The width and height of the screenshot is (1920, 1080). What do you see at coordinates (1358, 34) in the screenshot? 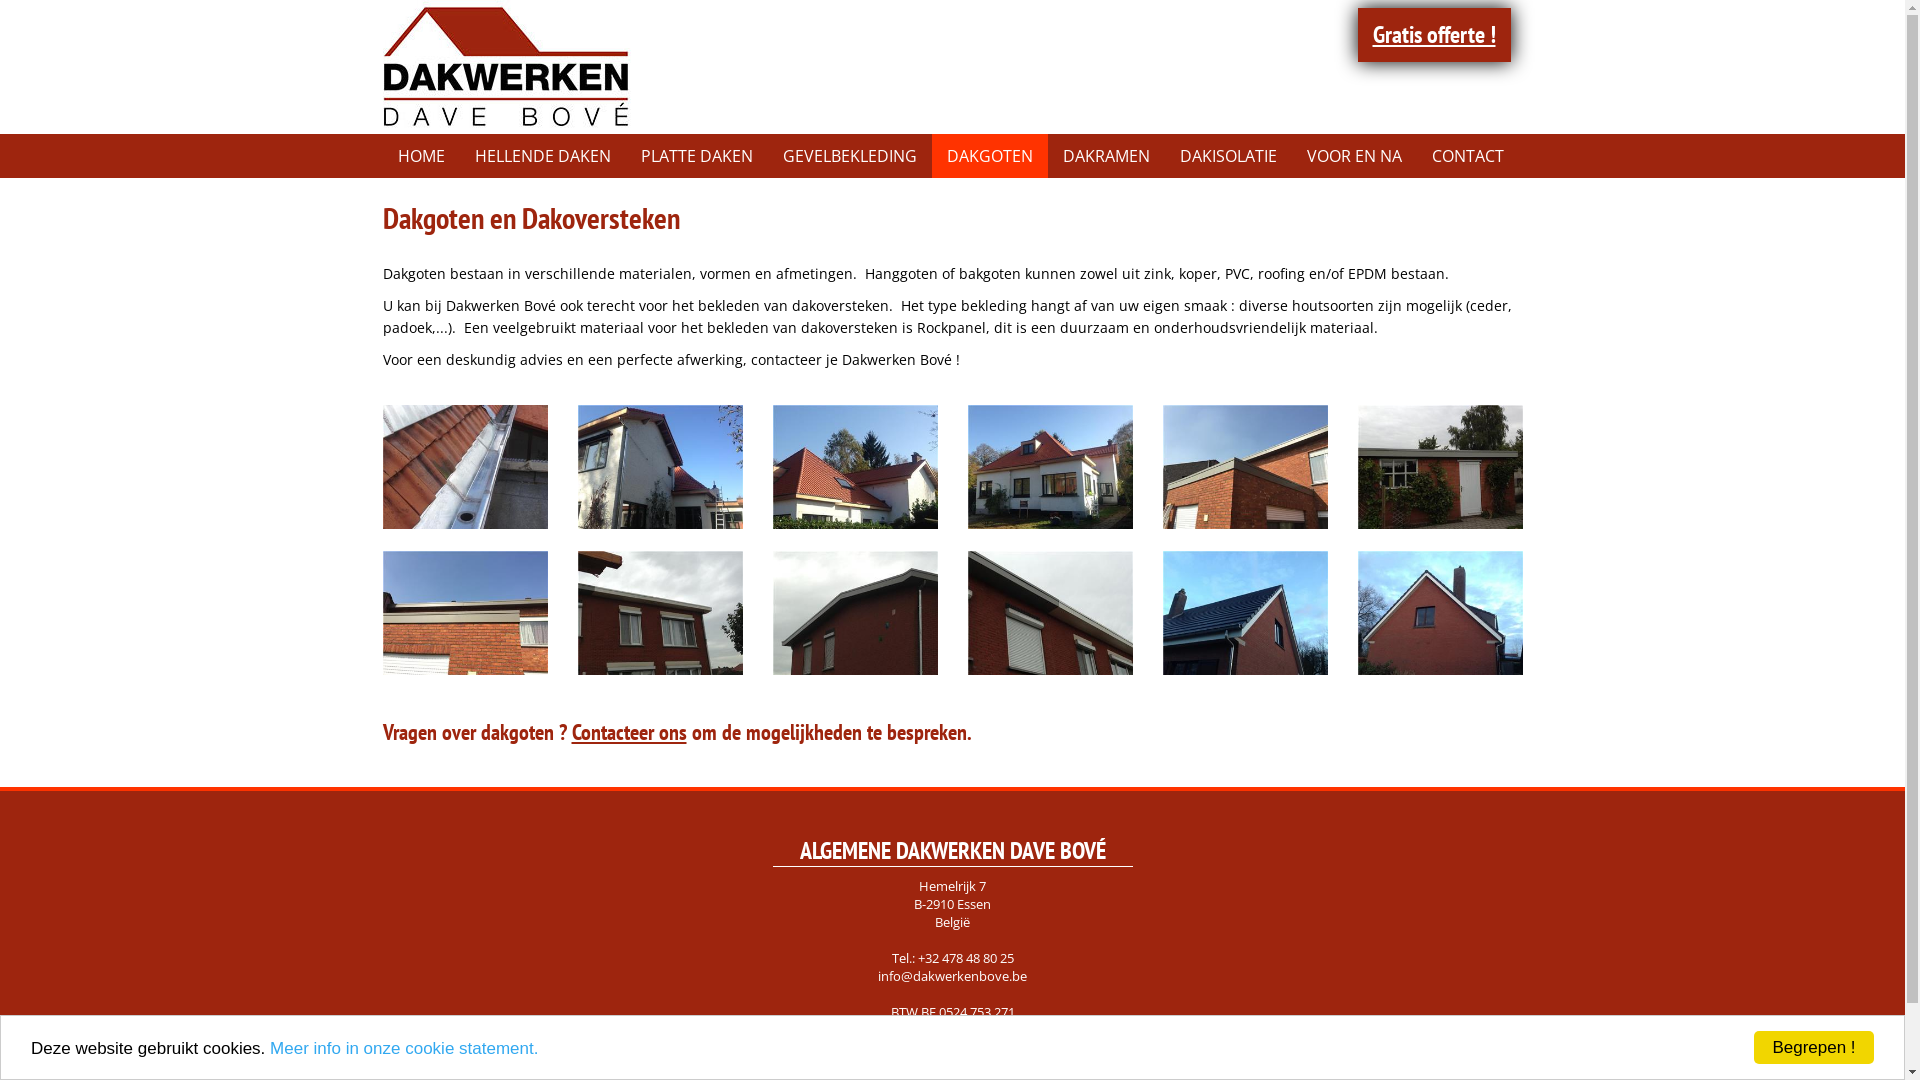
I see `'Gratis offerte !'` at bounding box center [1358, 34].